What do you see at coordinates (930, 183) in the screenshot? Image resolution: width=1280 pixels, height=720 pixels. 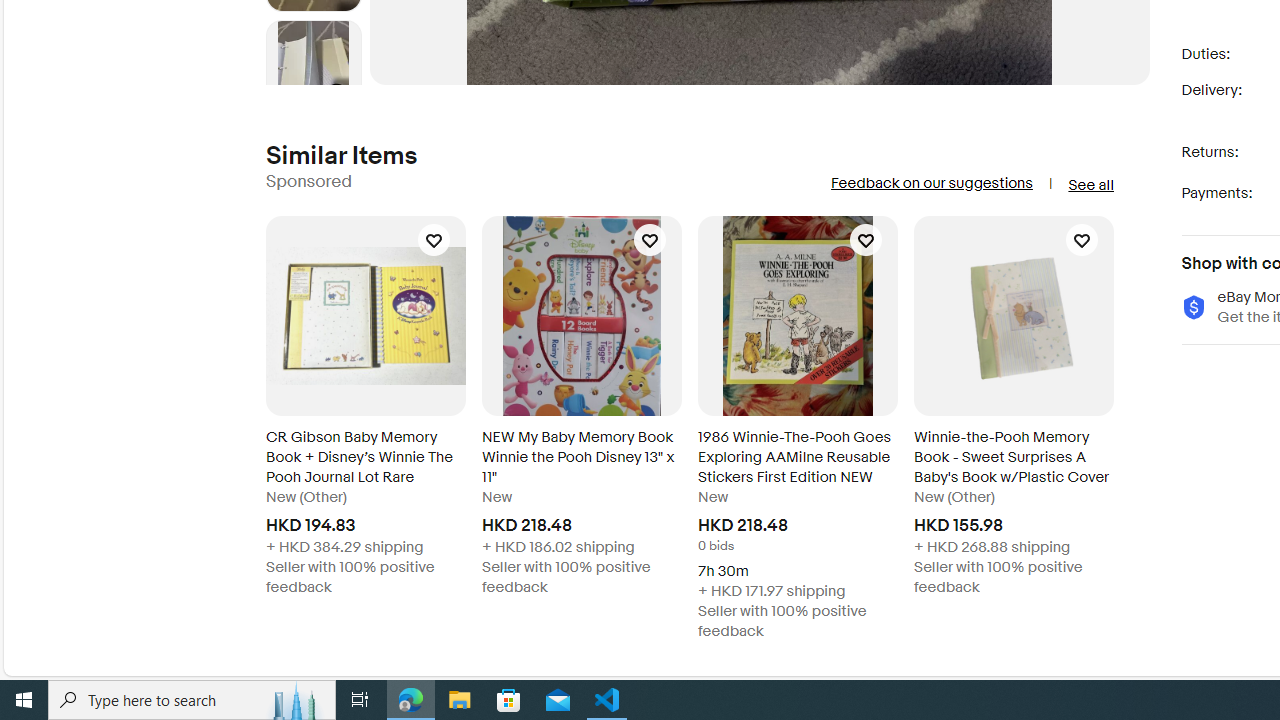 I see `'Feedback on our suggestions'` at bounding box center [930, 183].